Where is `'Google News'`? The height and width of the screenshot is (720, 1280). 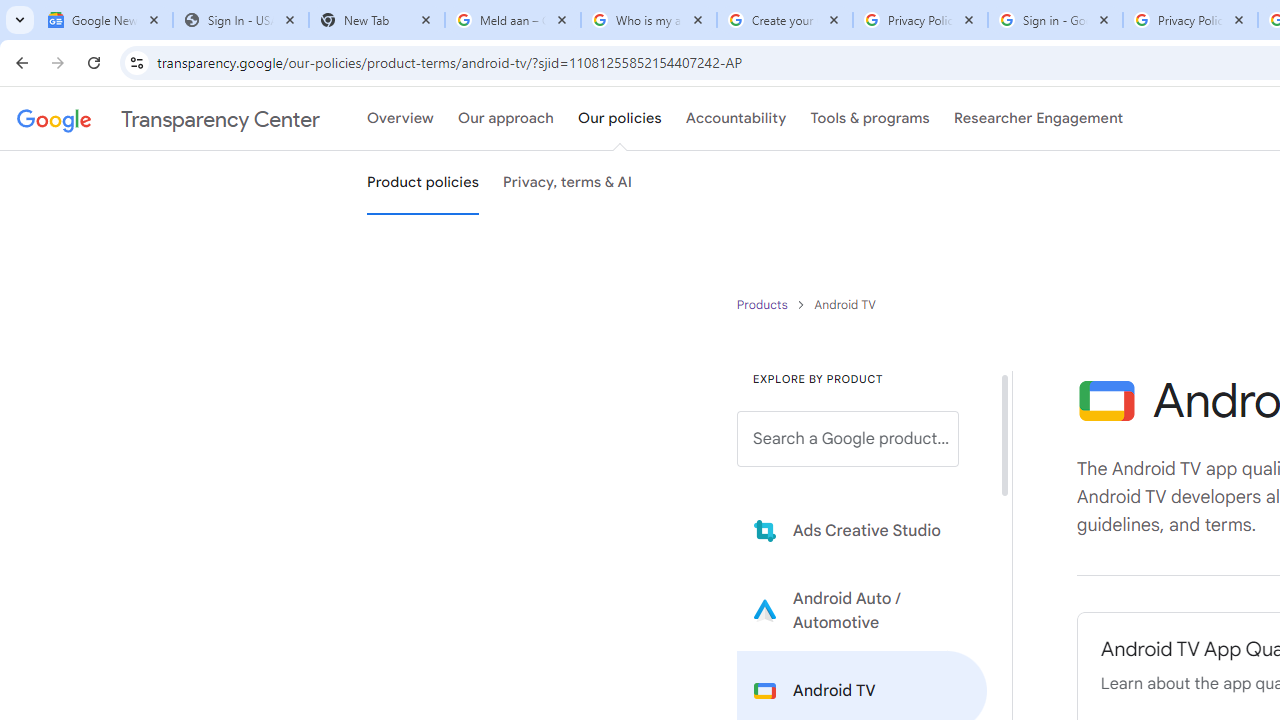
'Google News' is located at coordinates (103, 20).